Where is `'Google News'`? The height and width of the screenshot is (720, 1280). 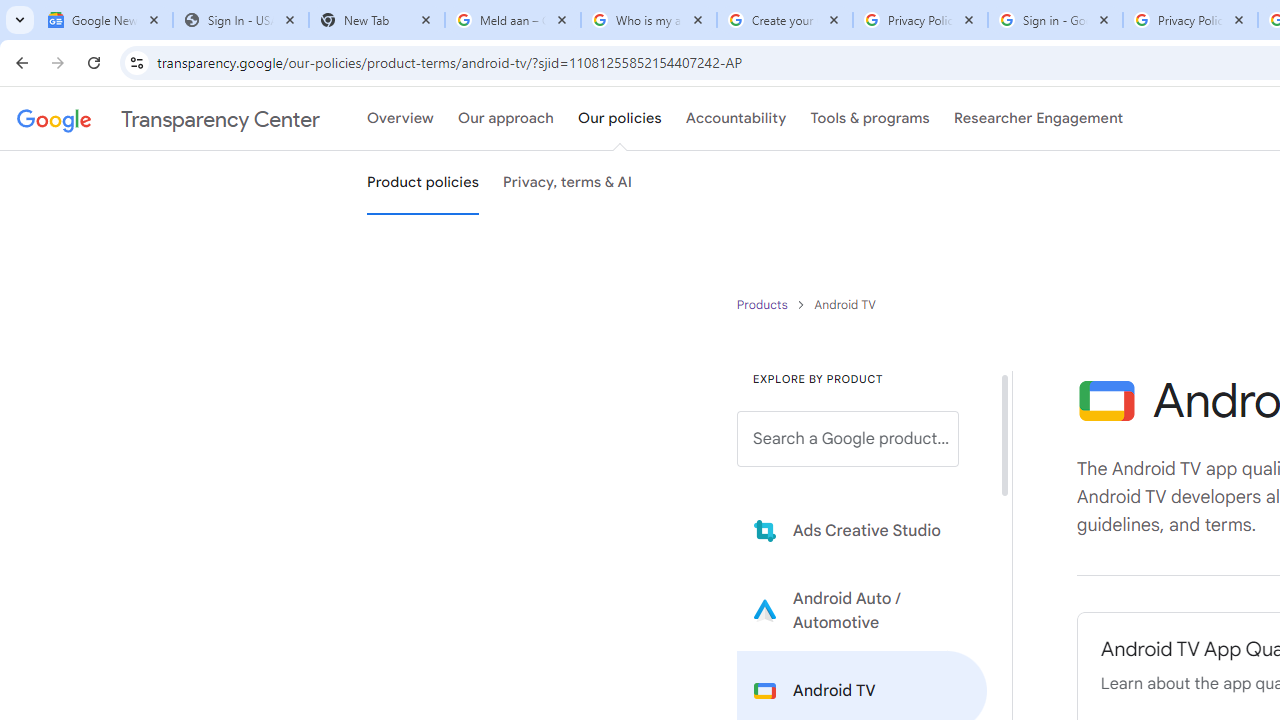
'Google News' is located at coordinates (103, 20).